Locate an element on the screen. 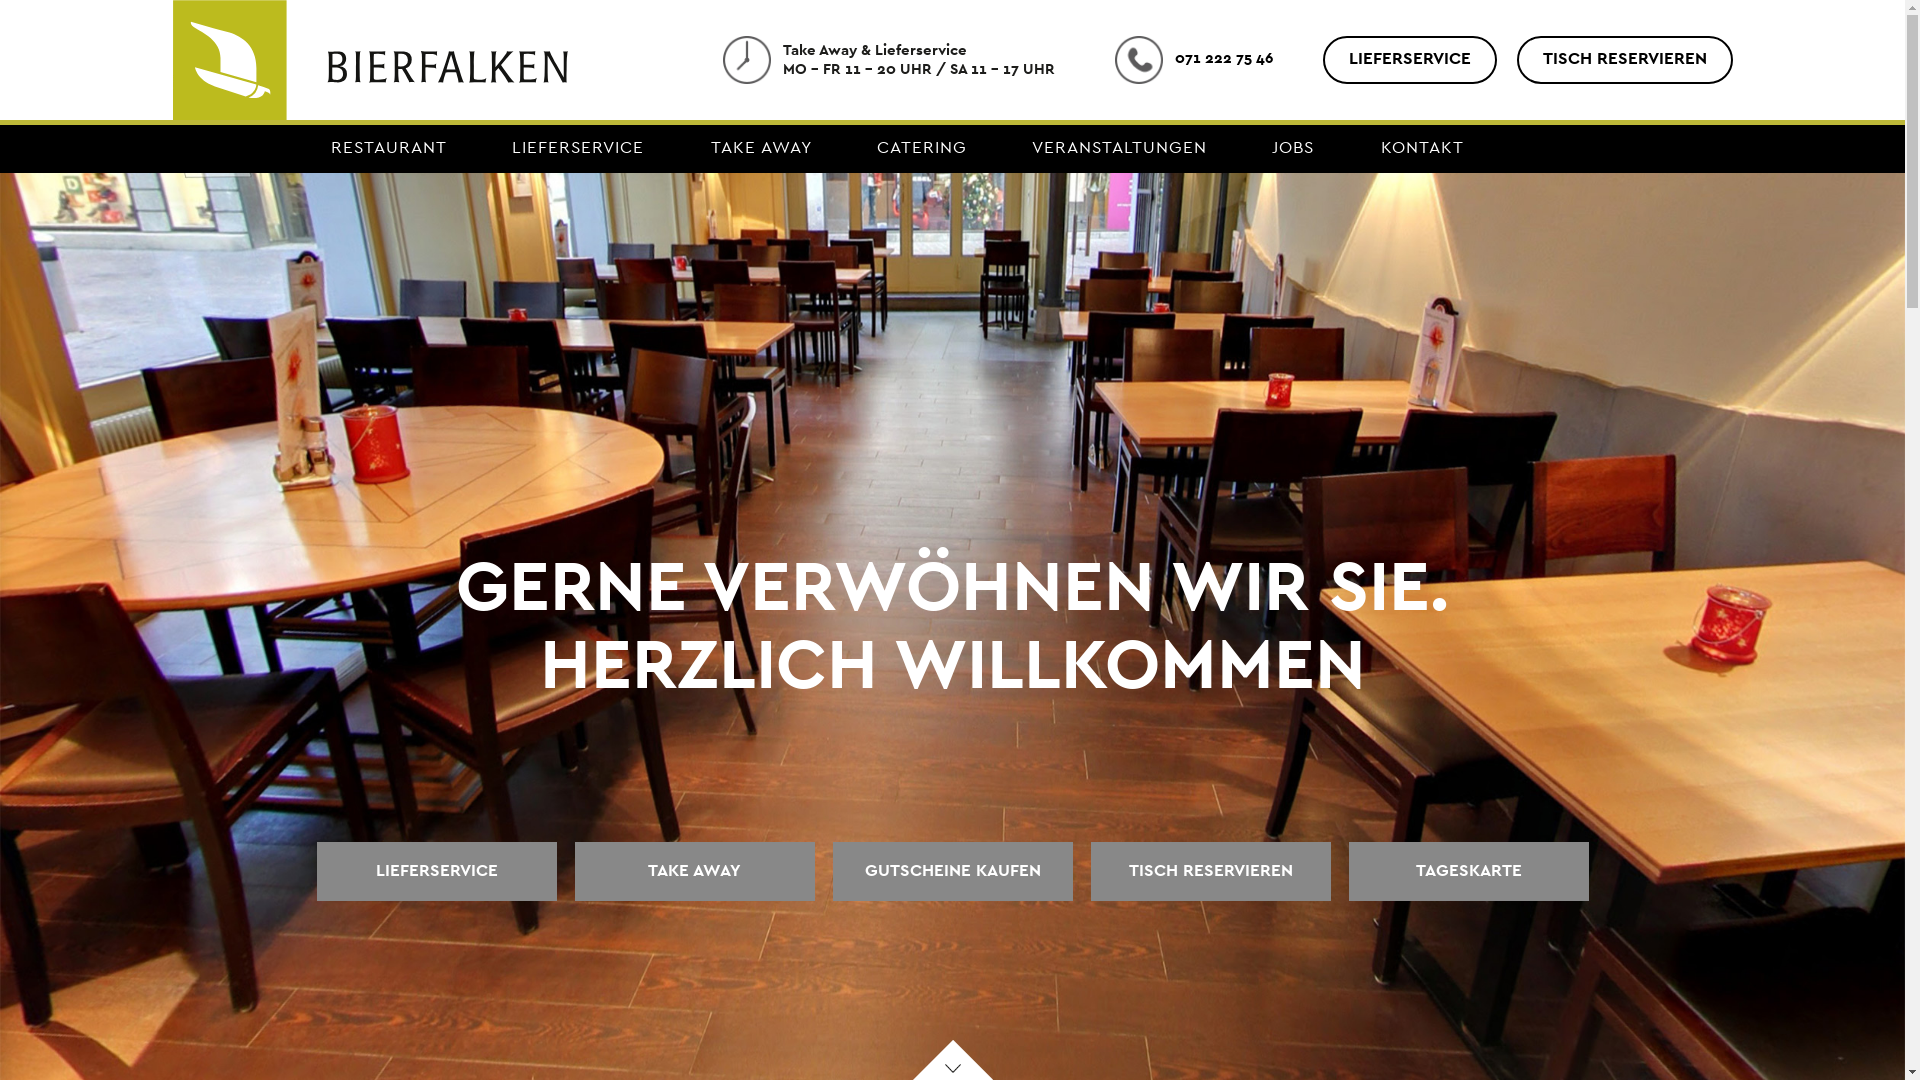 This screenshot has height=1080, width=1920. 'TISCH RESERVIEREN' is located at coordinates (1623, 59).